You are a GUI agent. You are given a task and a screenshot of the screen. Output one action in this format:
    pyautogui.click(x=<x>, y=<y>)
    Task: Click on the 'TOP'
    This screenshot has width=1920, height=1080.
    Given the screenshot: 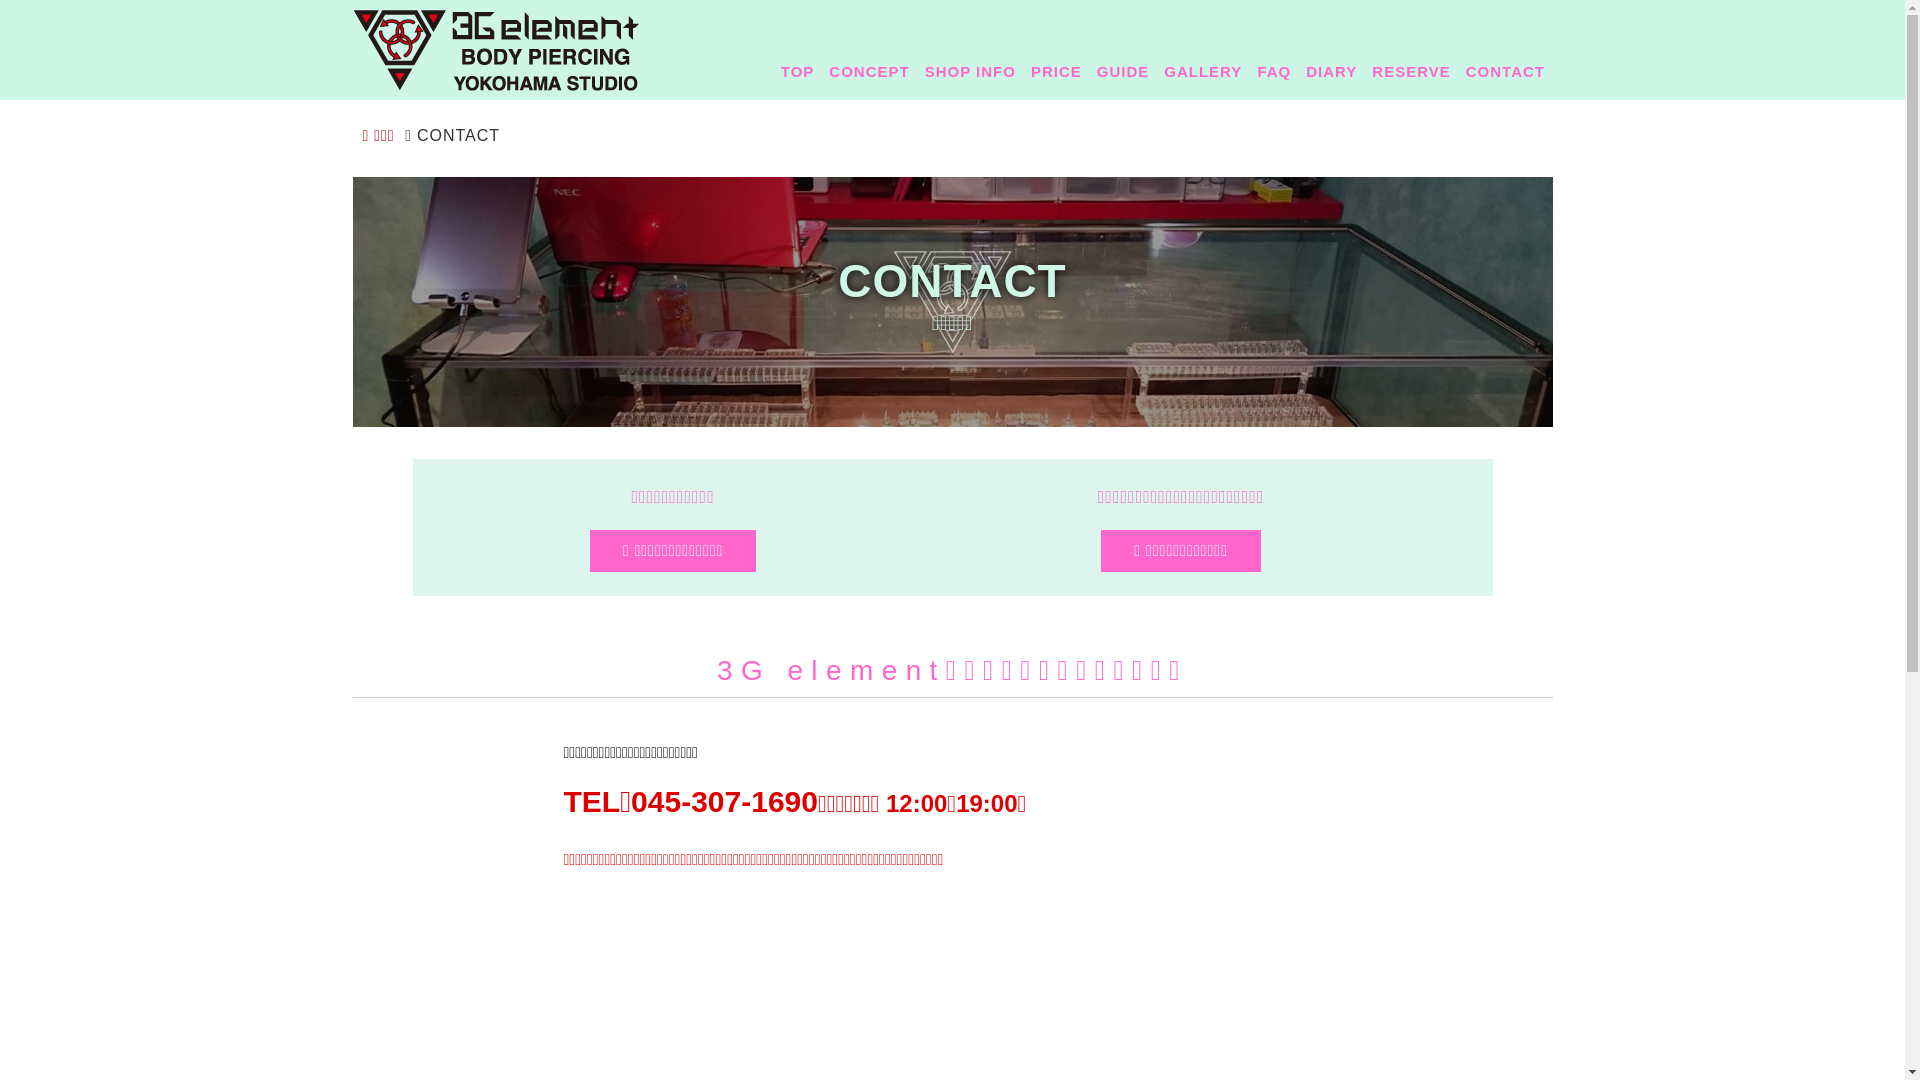 What is the action you would take?
    pyautogui.click(x=796, y=69)
    